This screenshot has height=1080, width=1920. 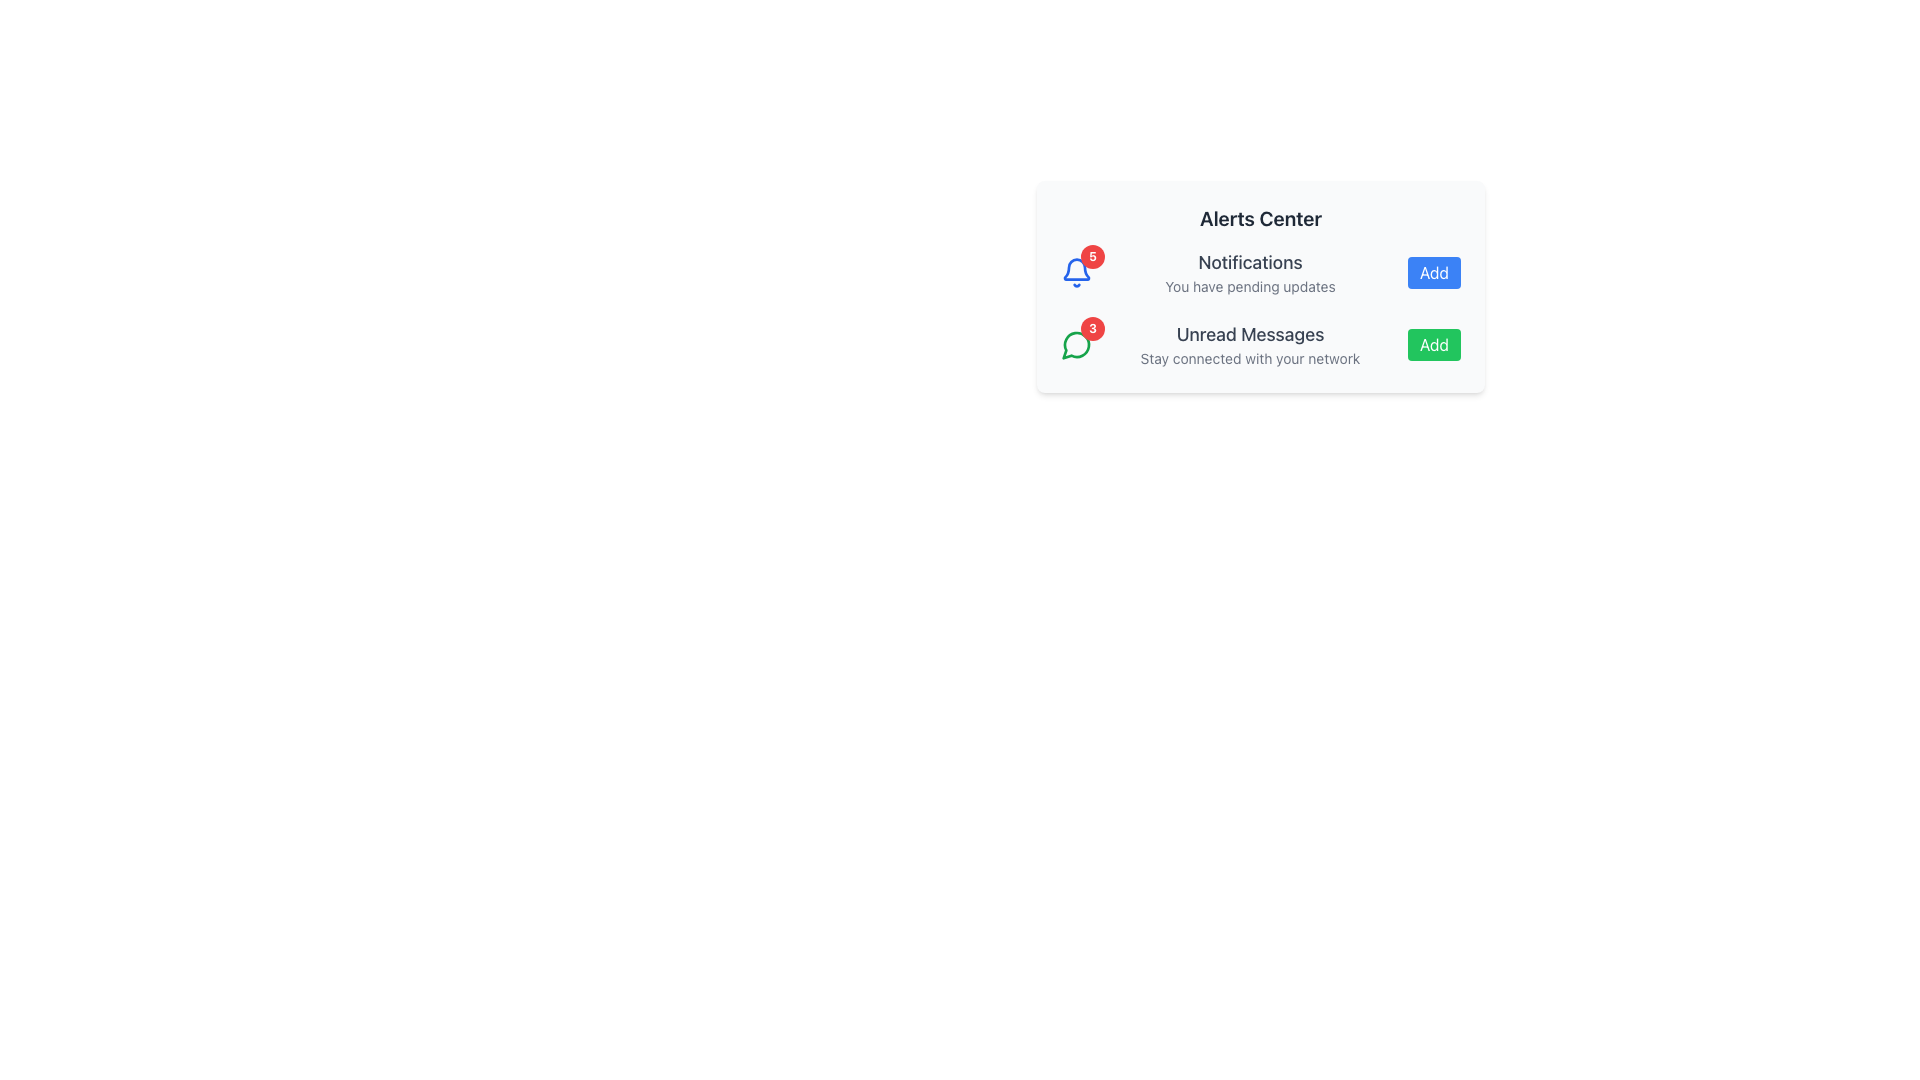 I want to click on informational text block that displays 'Unread Messages' in bold and 'Stay connected with your network.' in a lighter font, so click(x=1249, y=343).